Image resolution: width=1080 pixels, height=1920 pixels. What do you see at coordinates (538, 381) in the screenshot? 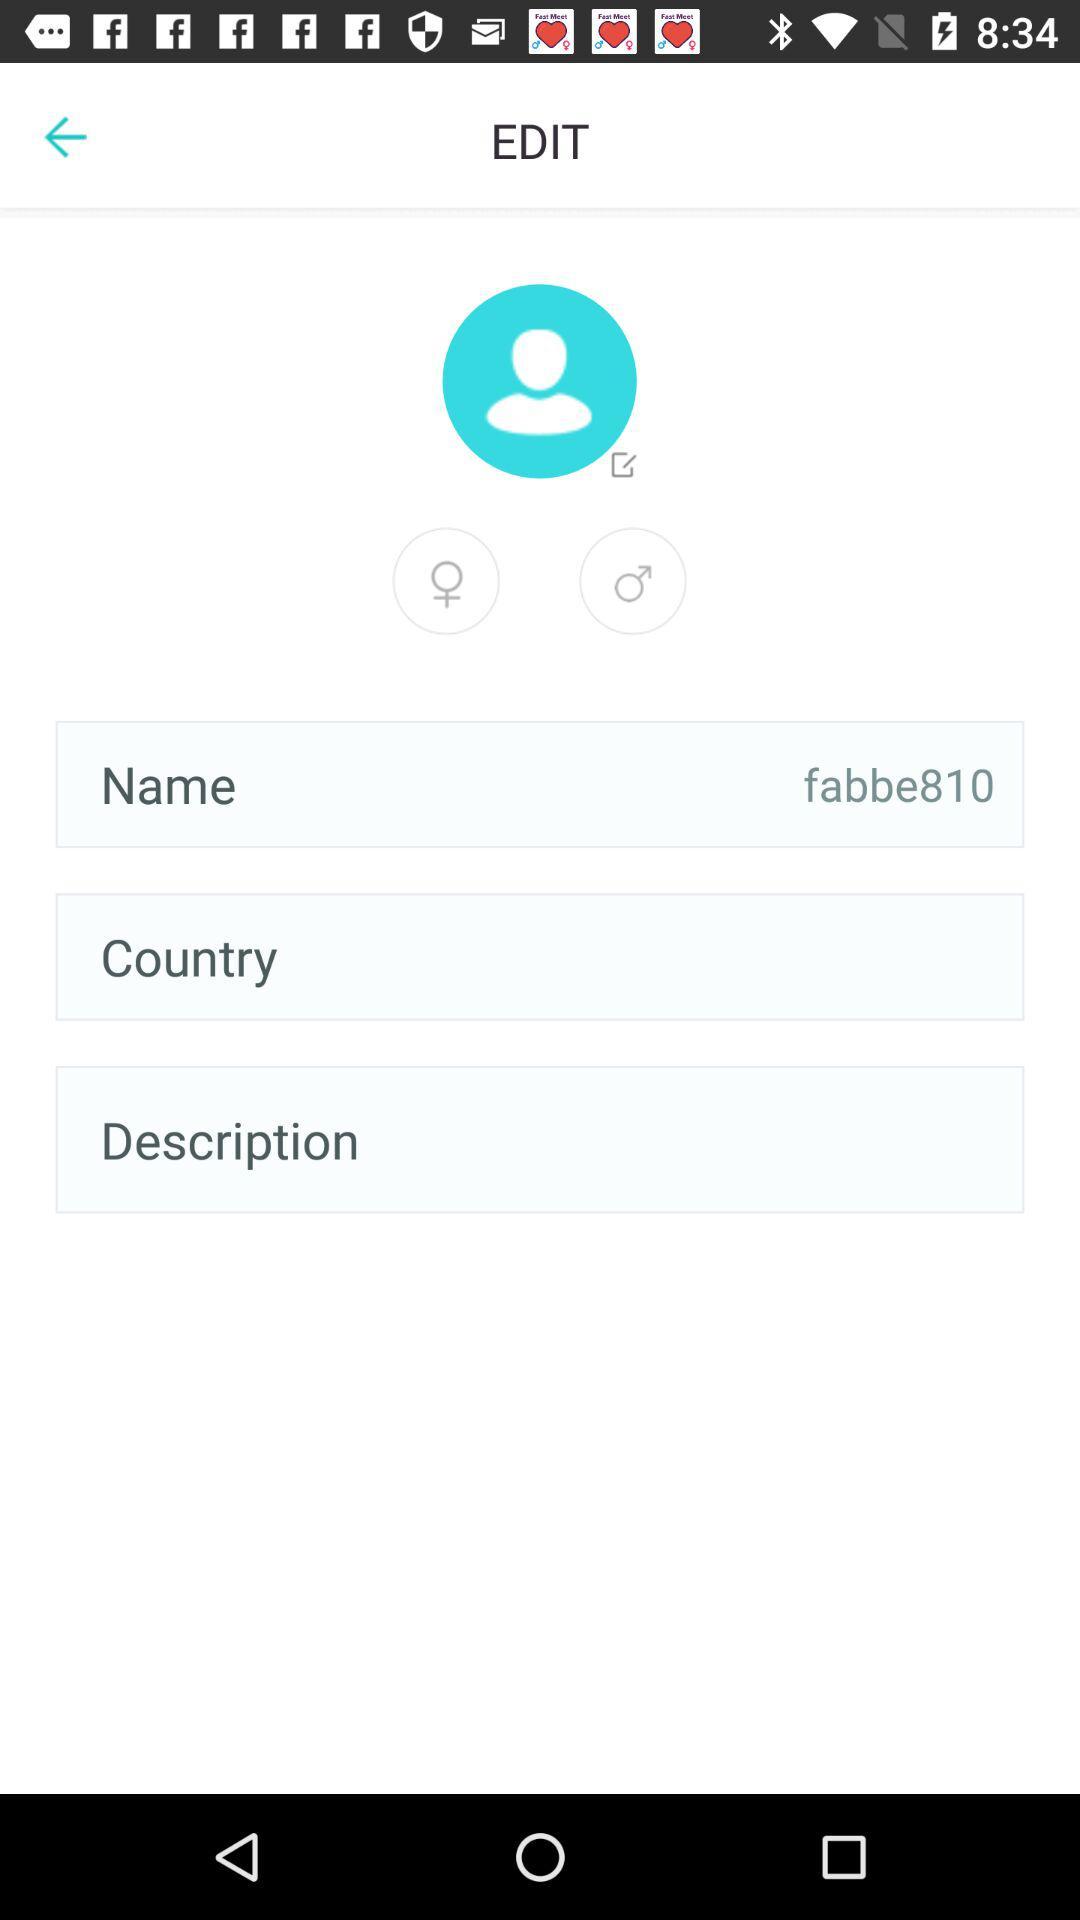
I see `a profile picture` at bounding box center [538, 381].